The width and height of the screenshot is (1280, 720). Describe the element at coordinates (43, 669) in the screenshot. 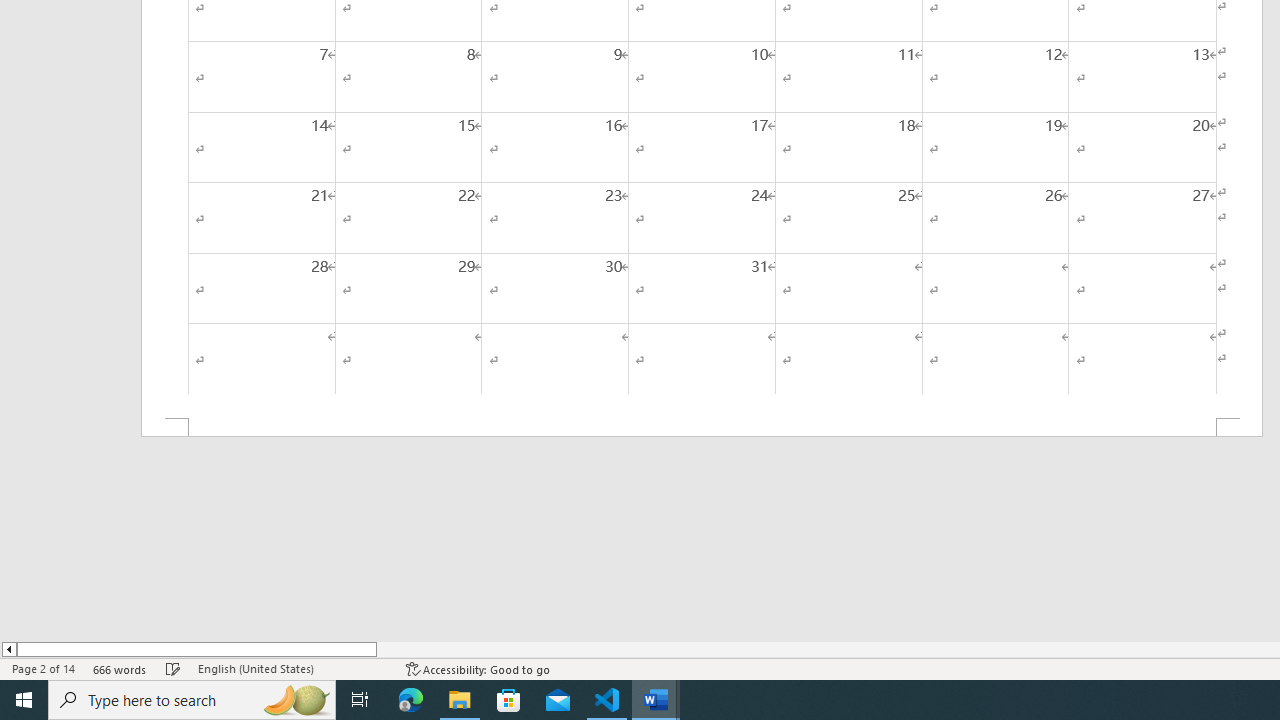

I see `'Page Number Page 2 of 14'` at that location.